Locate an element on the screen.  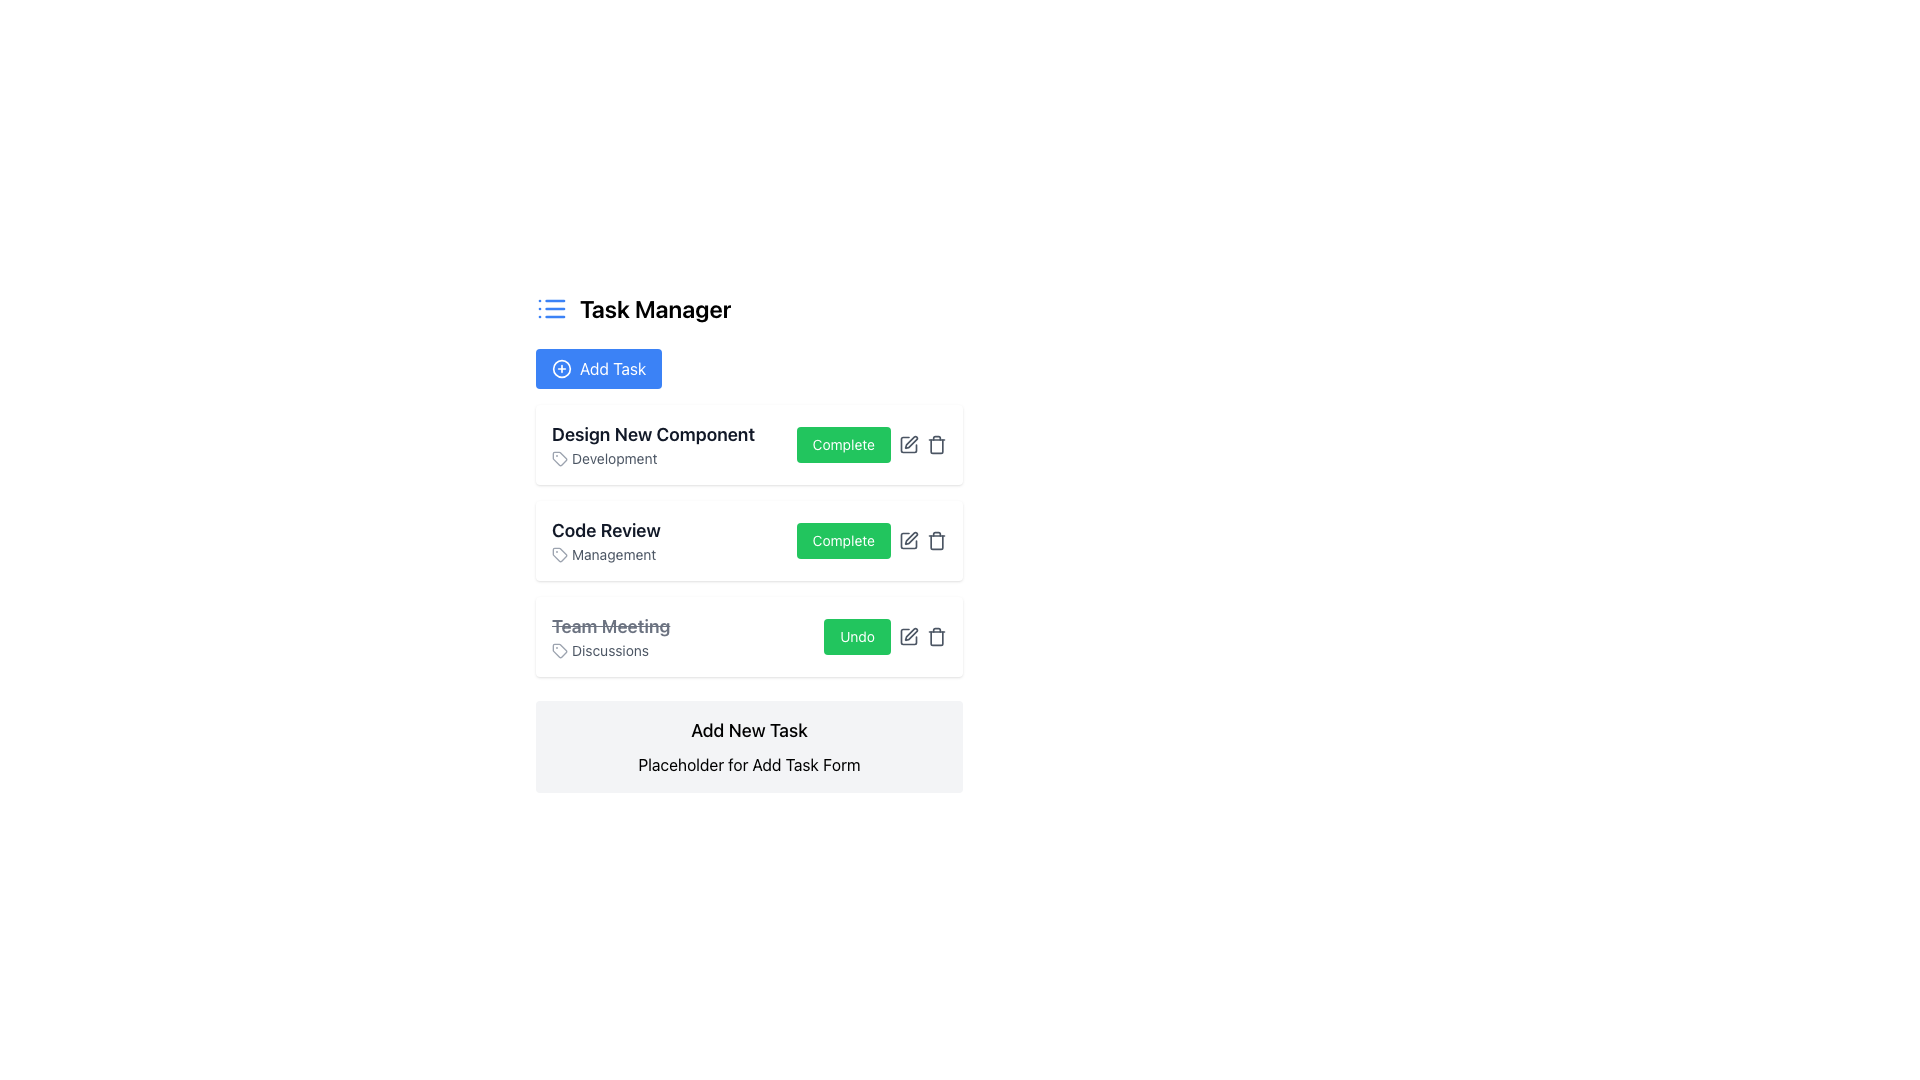
the 'Development' tag icon located at the leftmost side of the label within the 'Design New Component' task entry is located at coordinates (560, 459).